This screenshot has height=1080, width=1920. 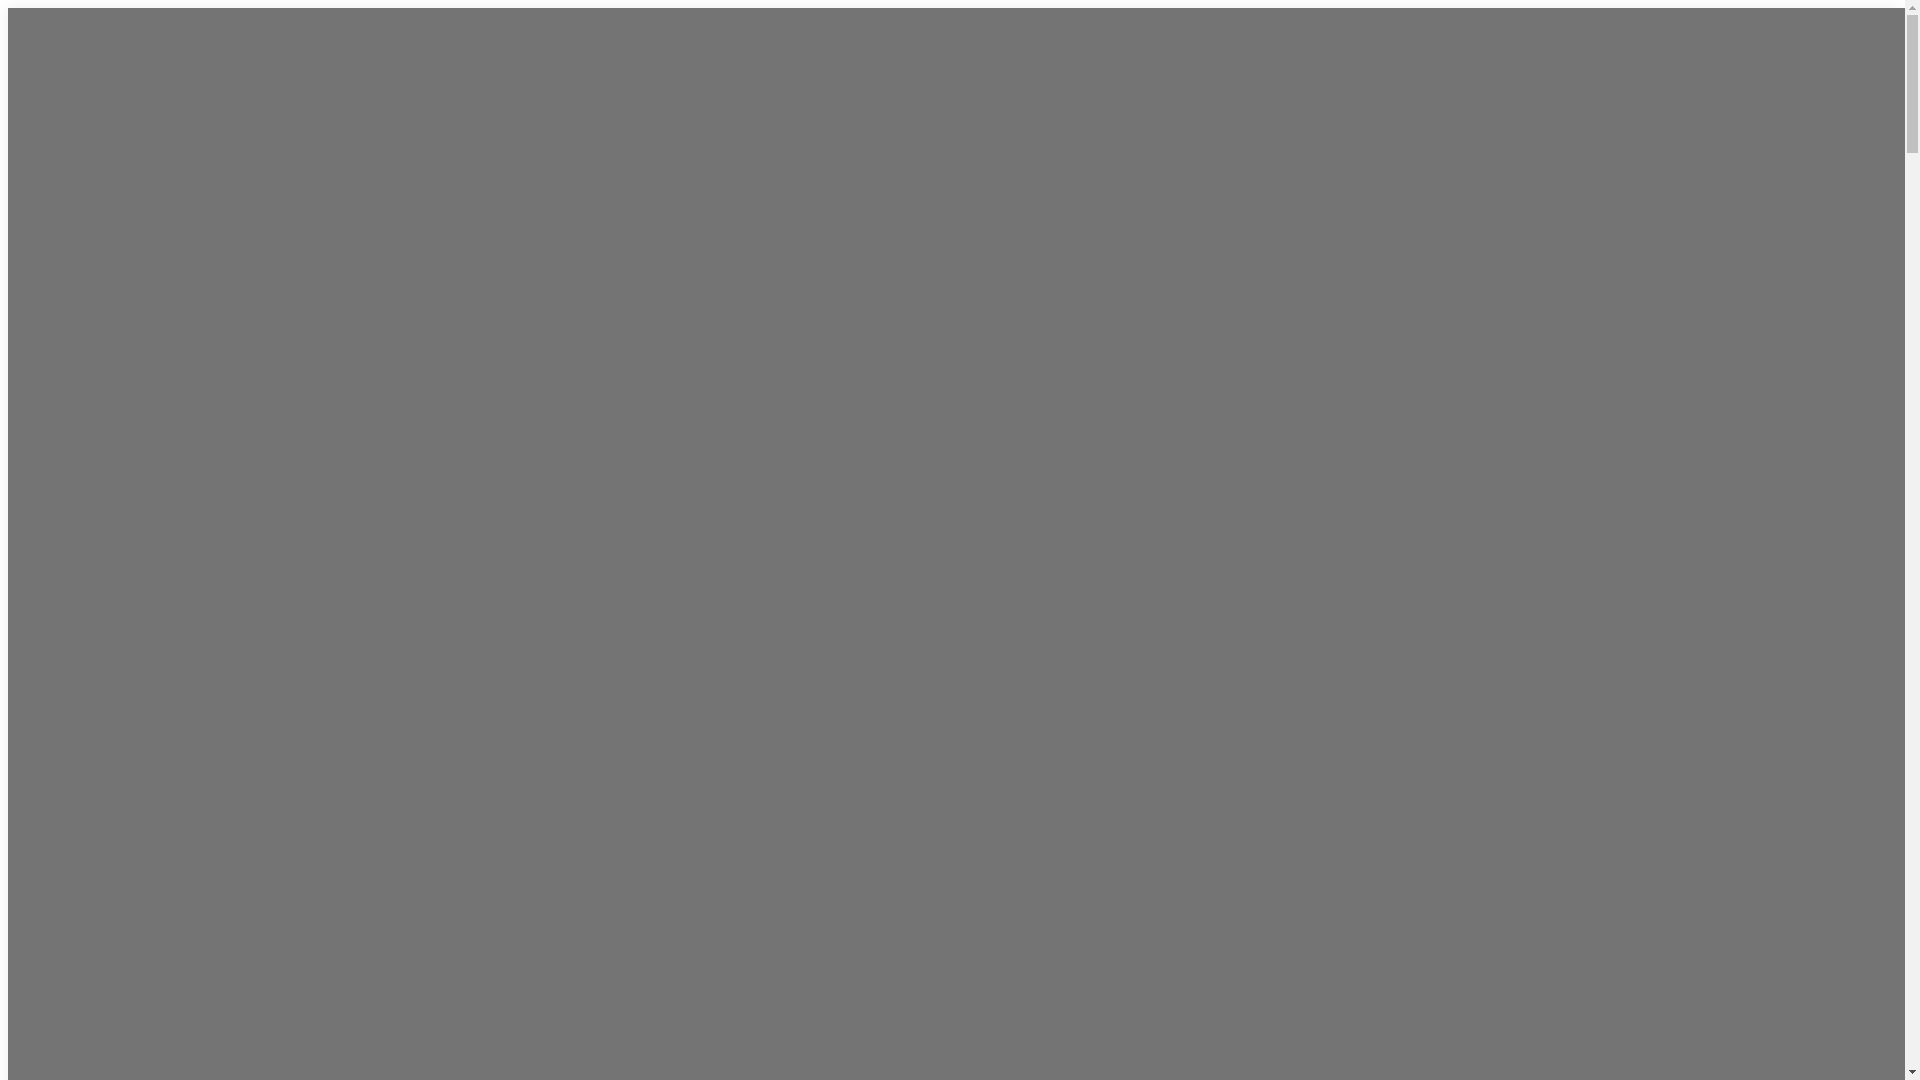 What do you see at coordinates (942, 211) in the screenshot?
I see `'Environment and Planning Law'` at bounding box center [942, 211].